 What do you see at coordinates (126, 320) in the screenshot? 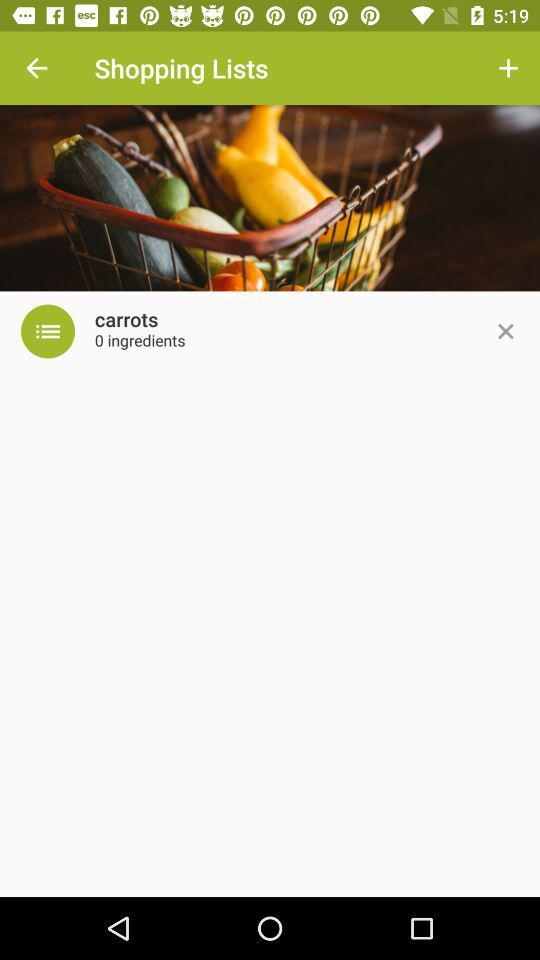
I see `the carrots item` at bounding box center [126, 320].